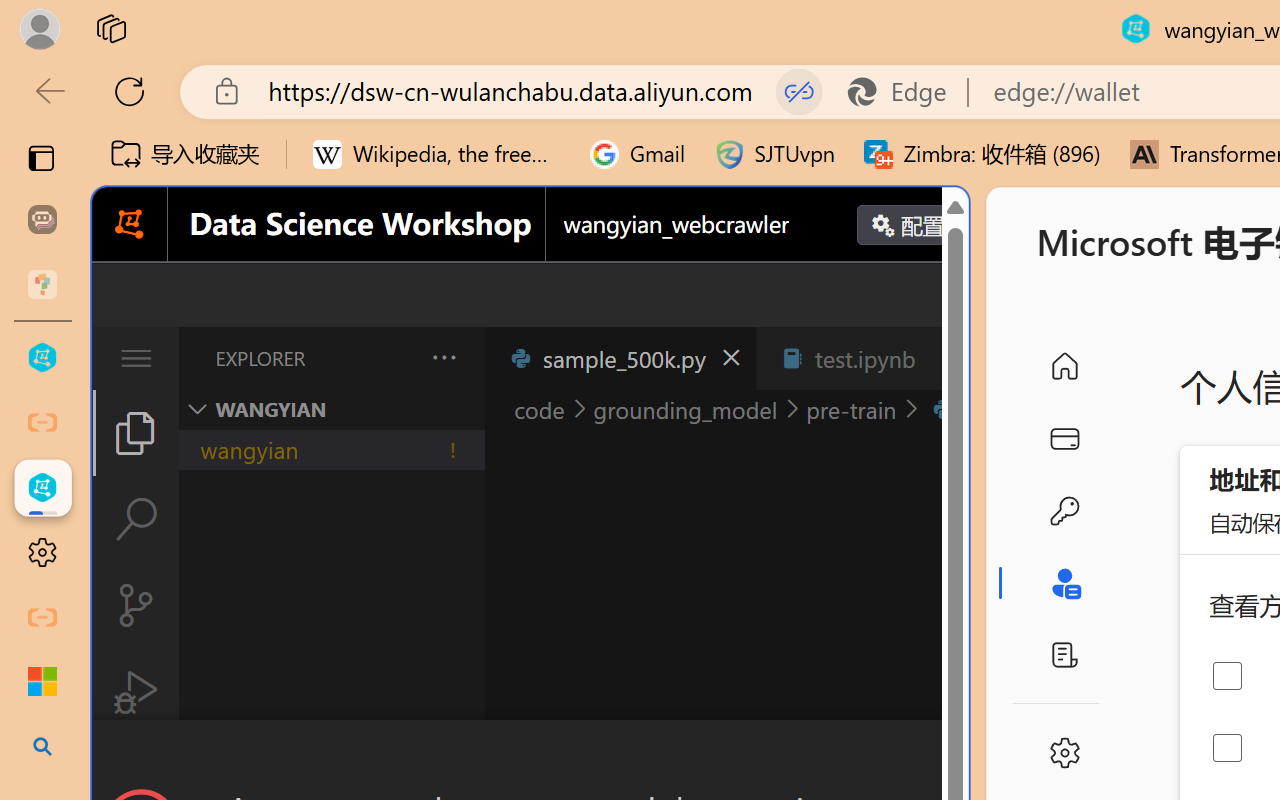  I want to click on 'Close Dialog', so click(960, 756).